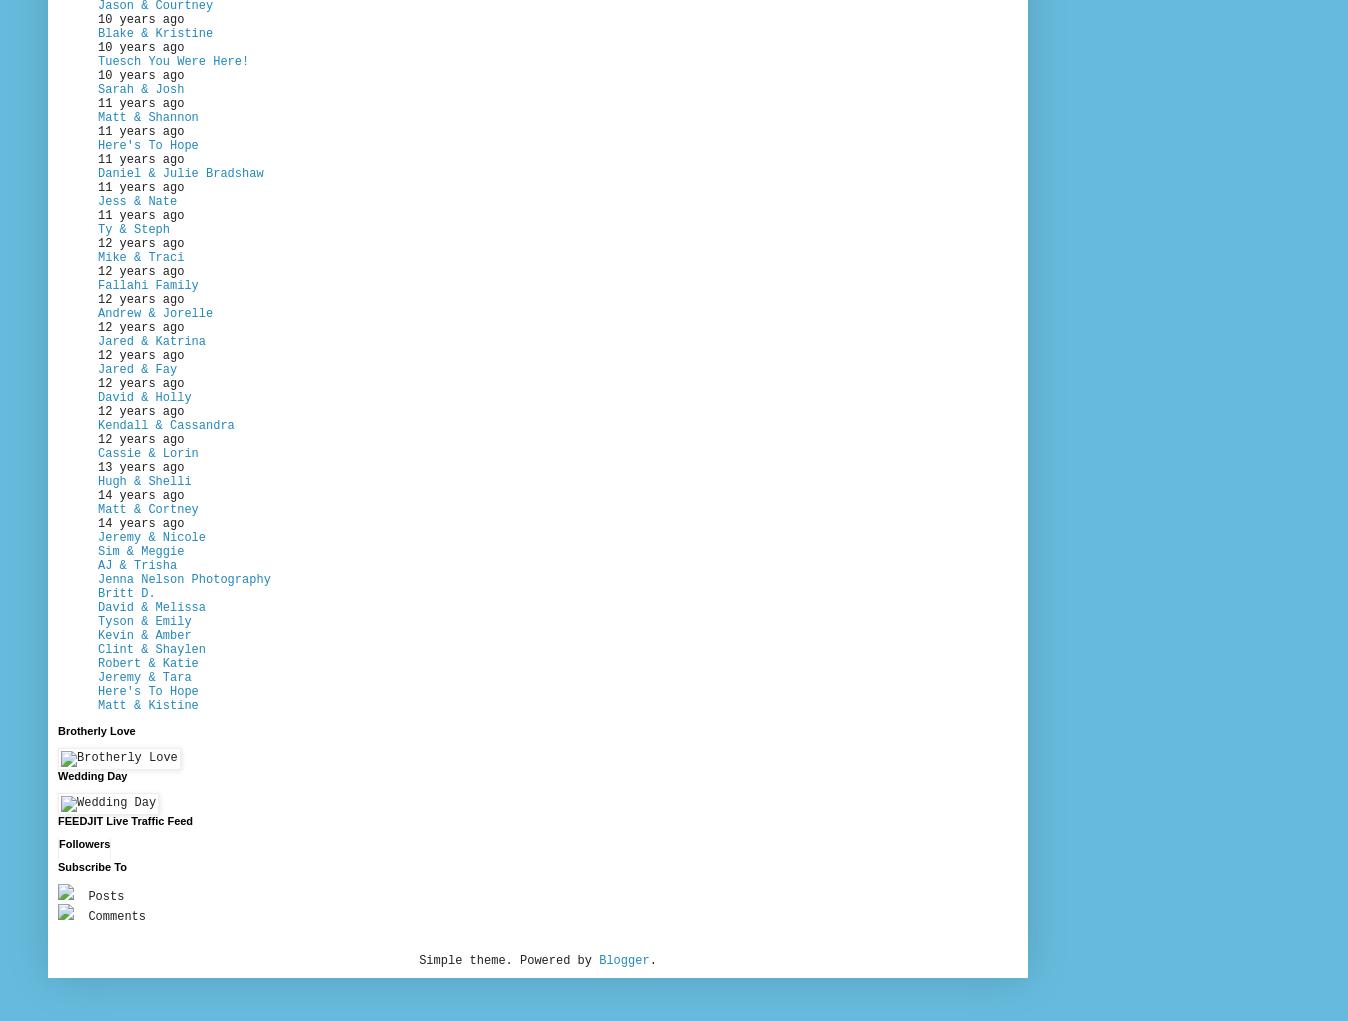 This screenshot has width=1348, height=1021. Describe the element at coordinates (132, 230) in the screenshot. I see `'Ty & Steph'` at that location.